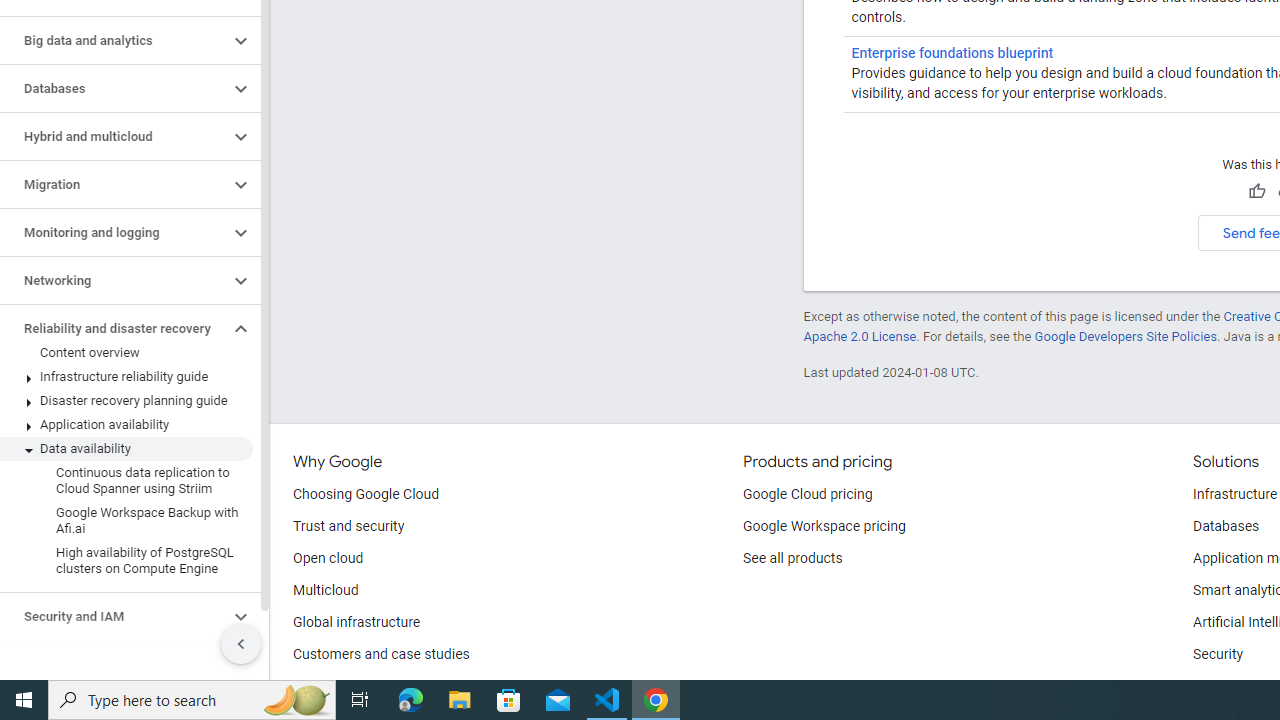  I want to click on 'Big data and analytics', so click(113, 41).